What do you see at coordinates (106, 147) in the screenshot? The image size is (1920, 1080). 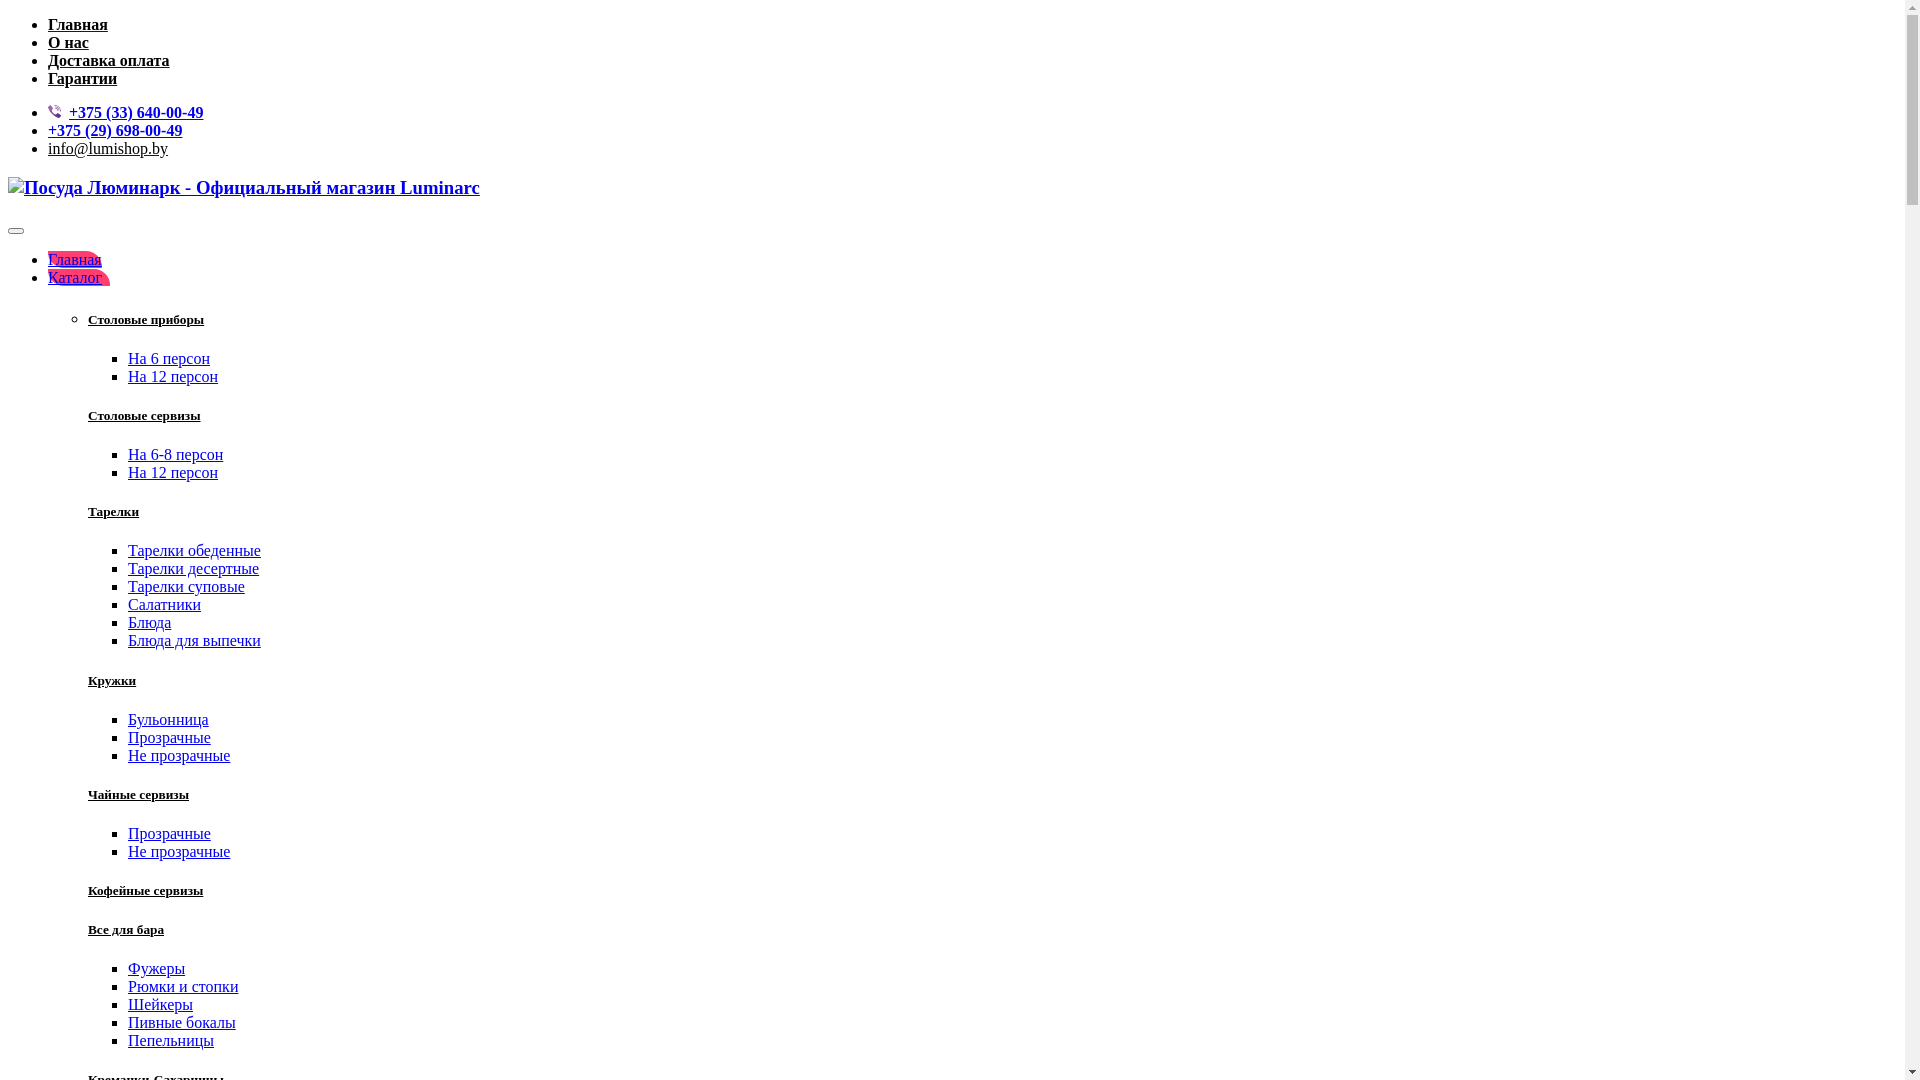 I see `'info@lumishop.by'` at bounding box center [106, 147].